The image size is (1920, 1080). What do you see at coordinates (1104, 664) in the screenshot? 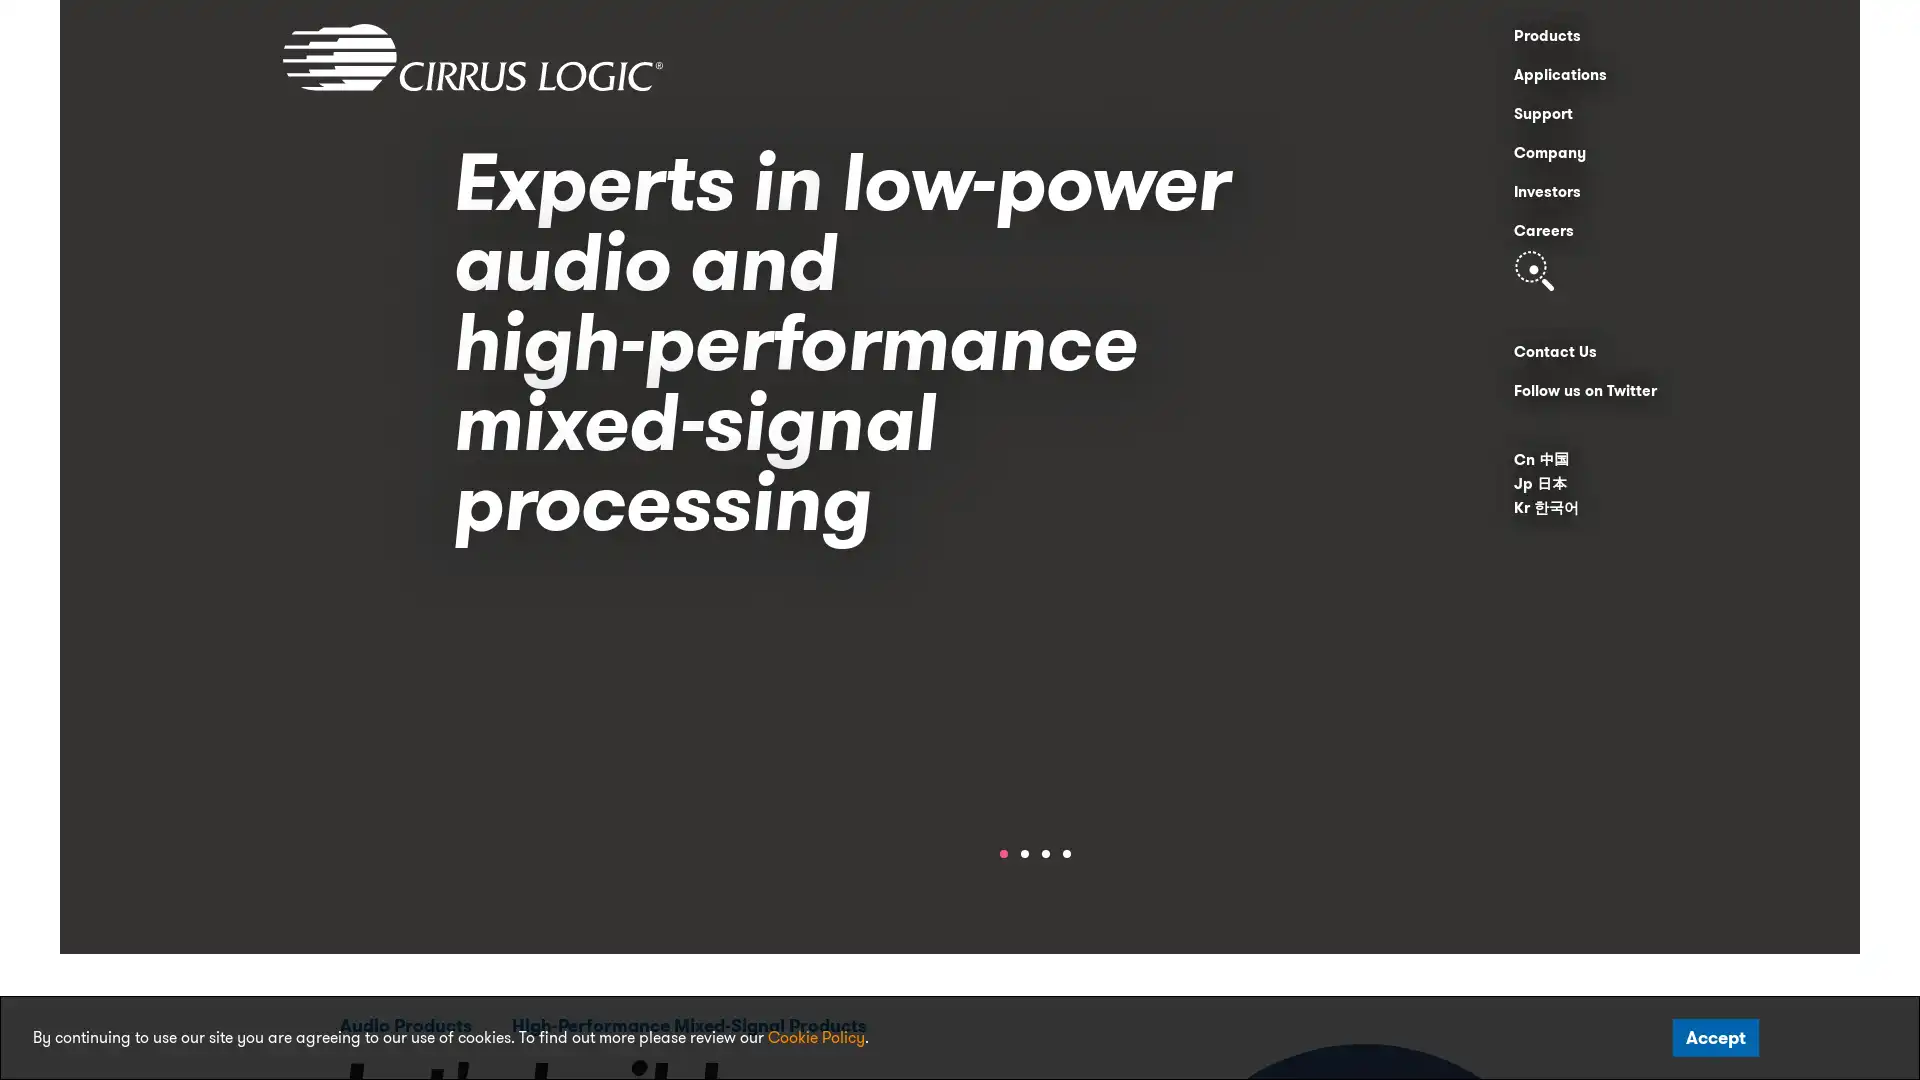
I see `More` at bounding box center [1104, 664].